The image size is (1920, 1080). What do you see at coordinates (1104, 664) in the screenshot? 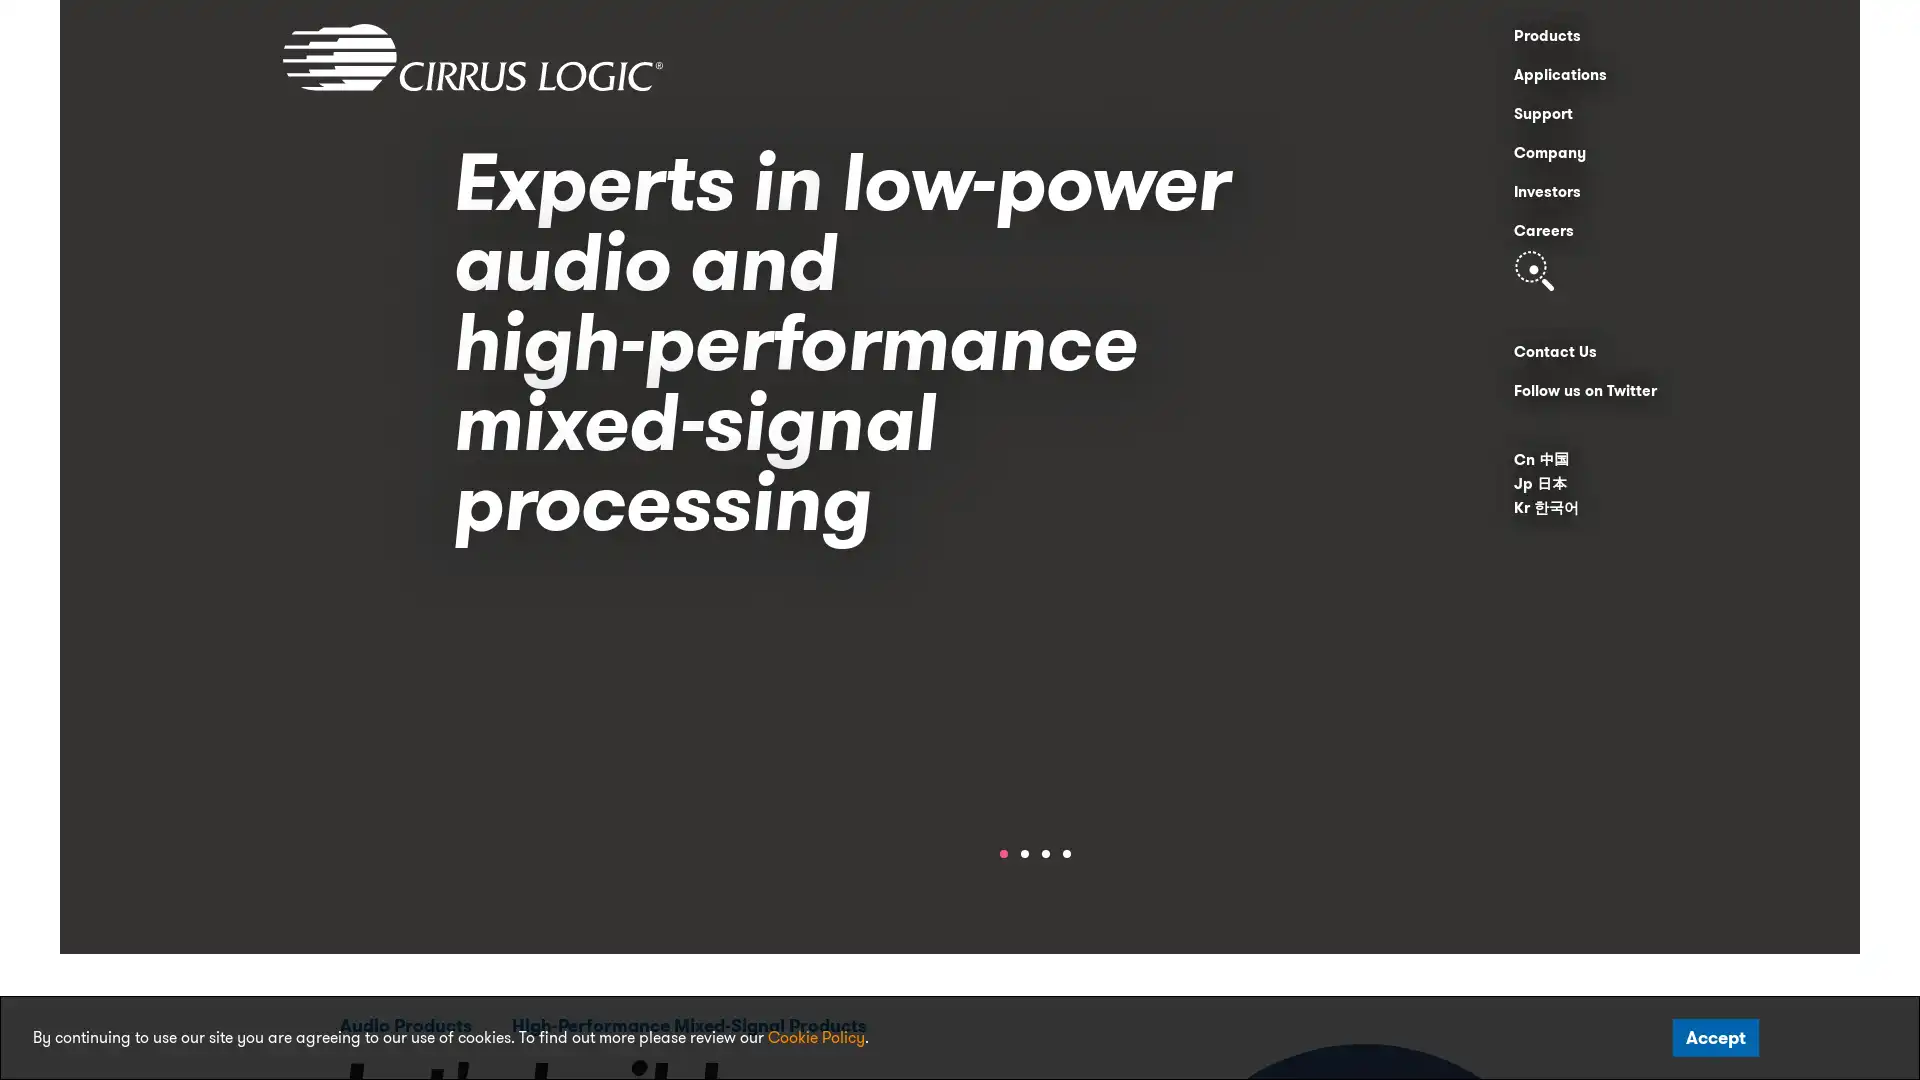
I see `More` at bounding box center [1104, 664].